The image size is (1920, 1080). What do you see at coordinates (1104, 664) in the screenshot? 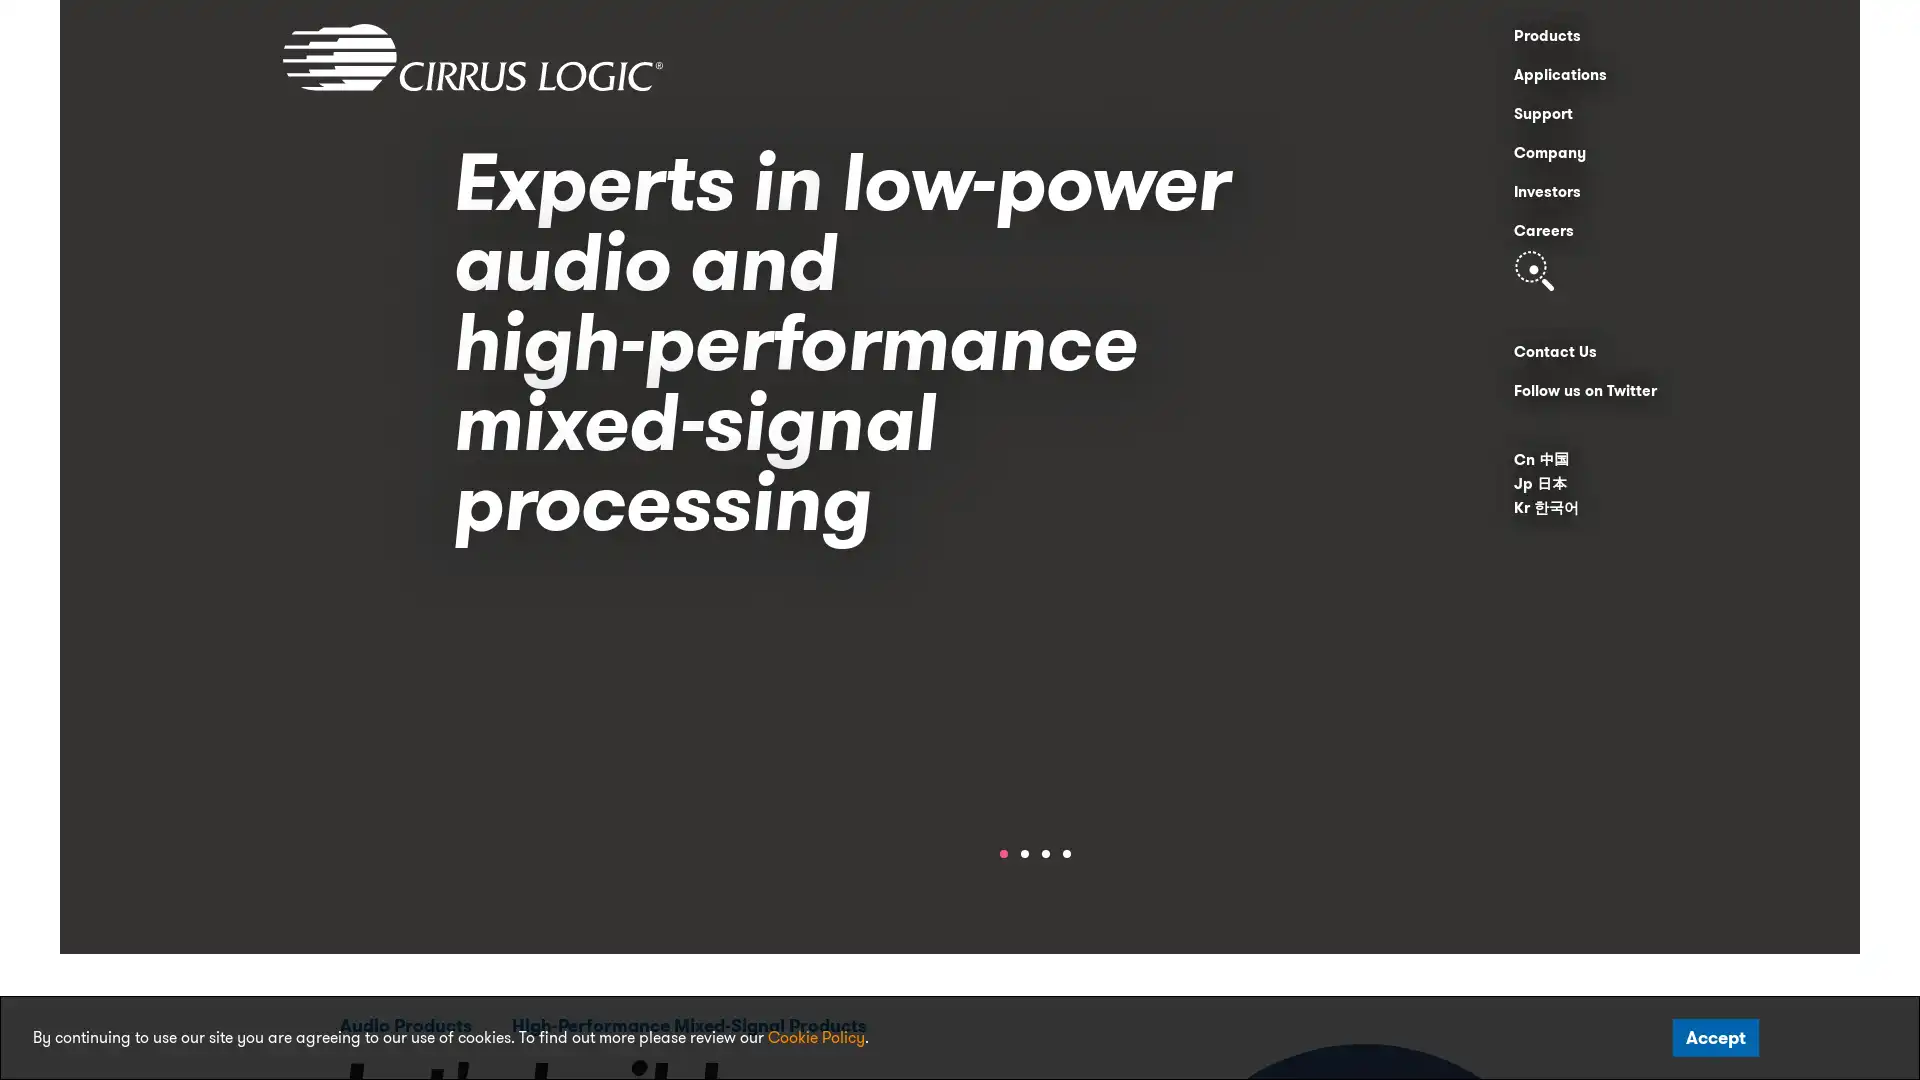
I see `More` at bounding box center [1104, 664].